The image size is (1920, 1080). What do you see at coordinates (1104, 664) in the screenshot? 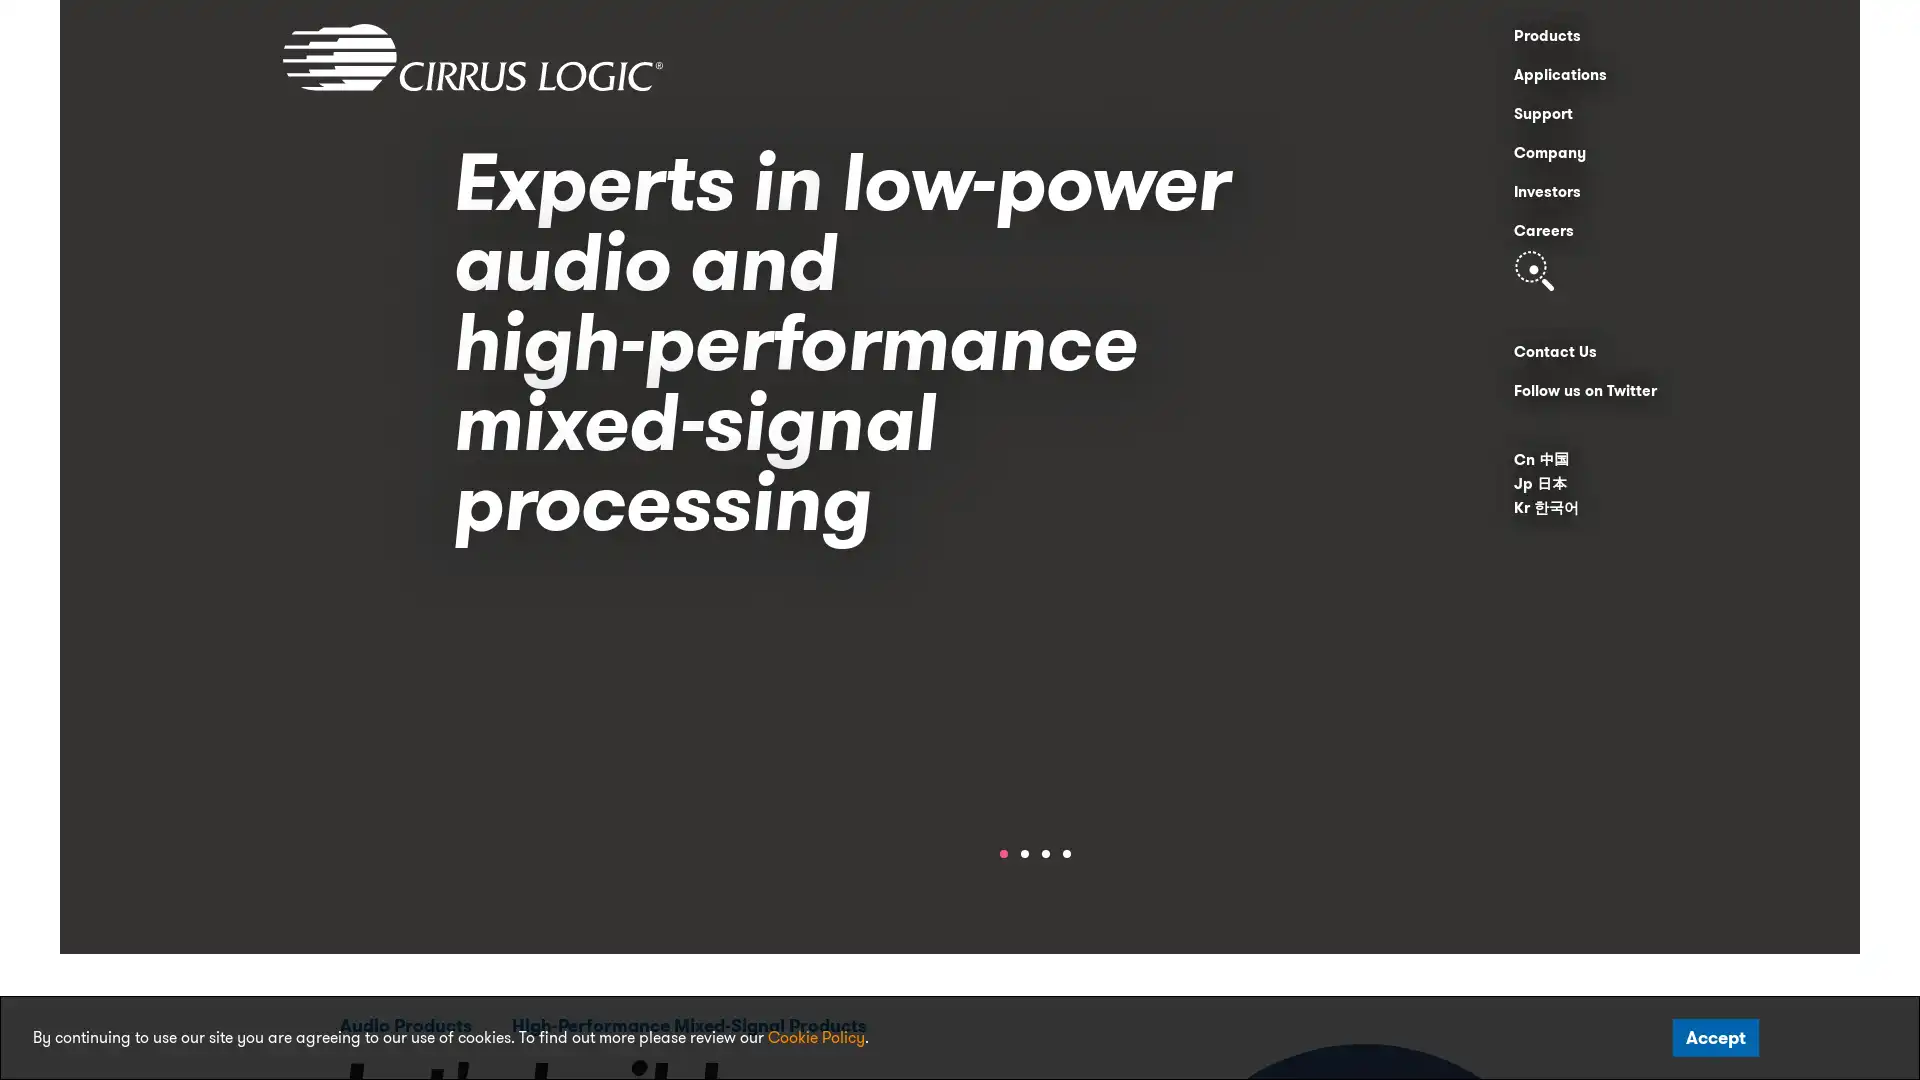
I see `More` at bounding box center [1104, 664].